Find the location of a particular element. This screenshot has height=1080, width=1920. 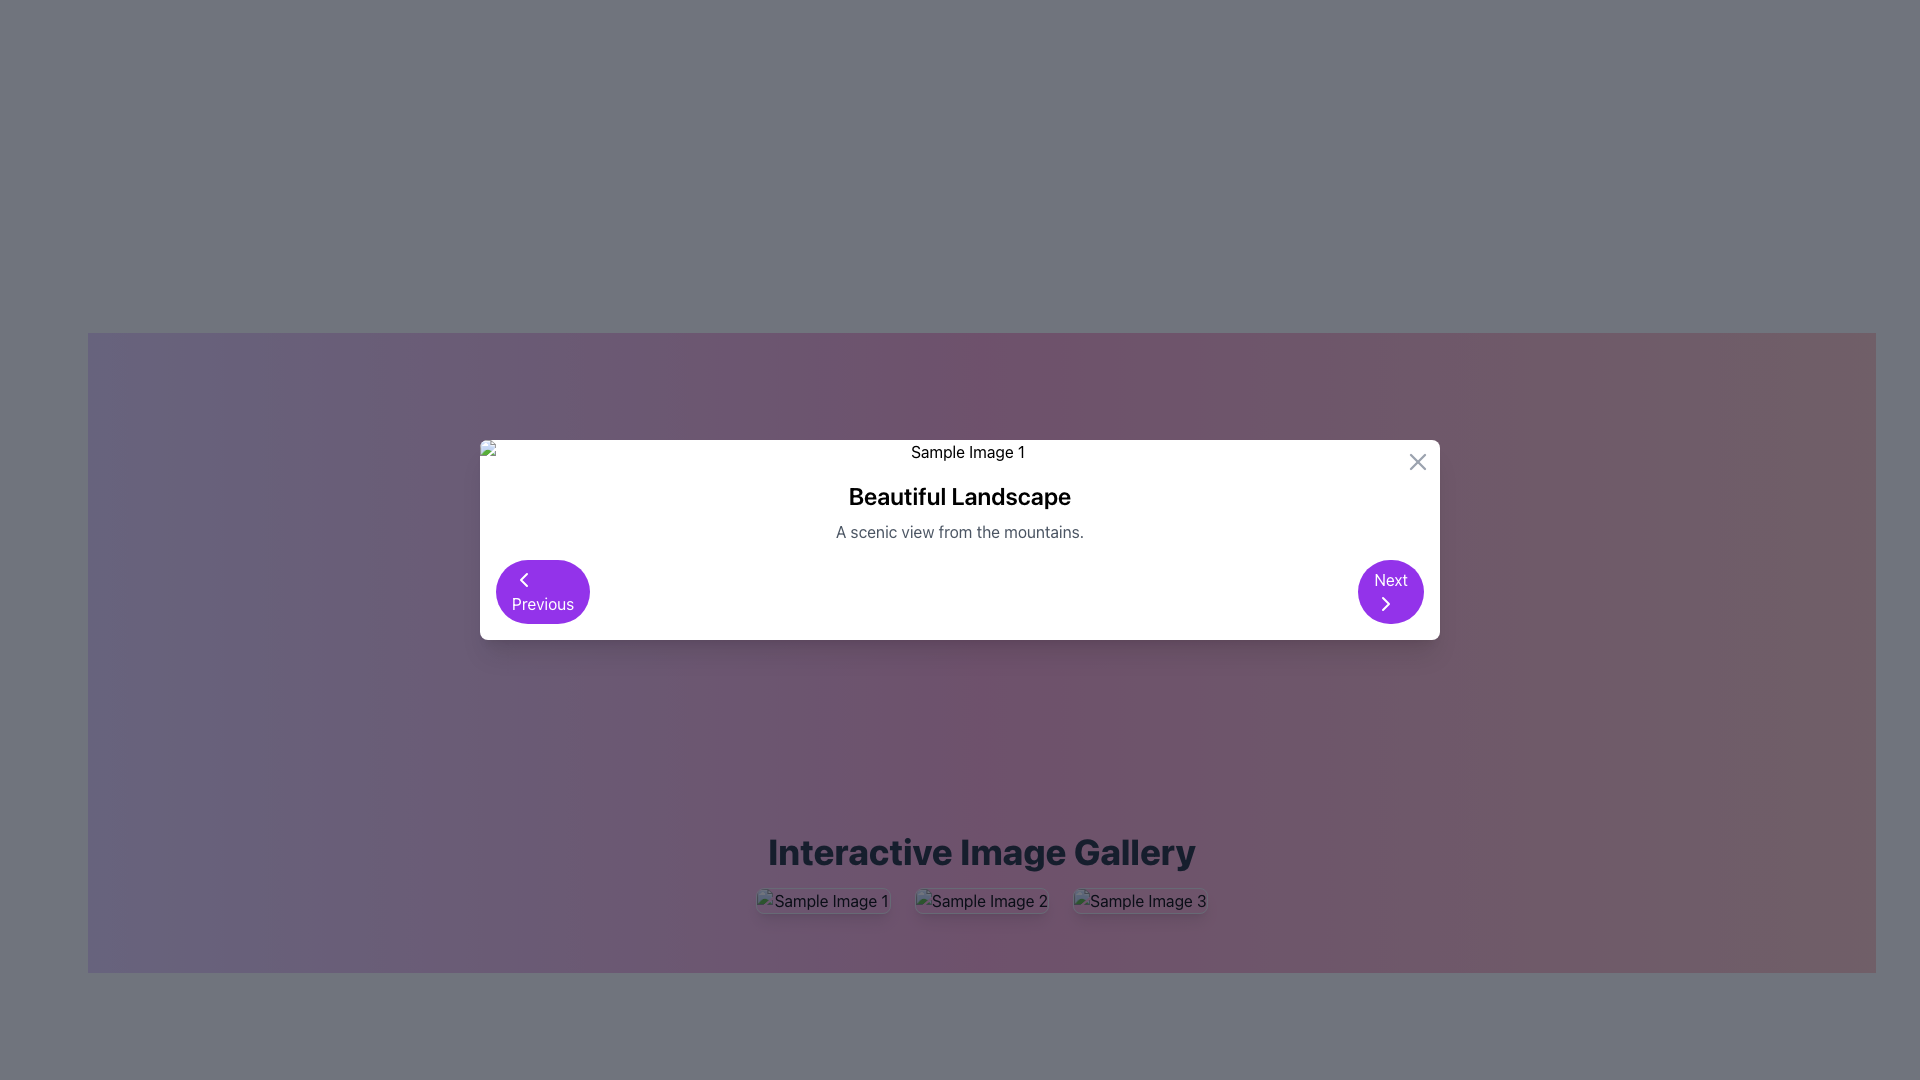

the first interactive card in the gallery section to scale up the image labeled 'Sample Image 1' is located at coordinates (823, 901).